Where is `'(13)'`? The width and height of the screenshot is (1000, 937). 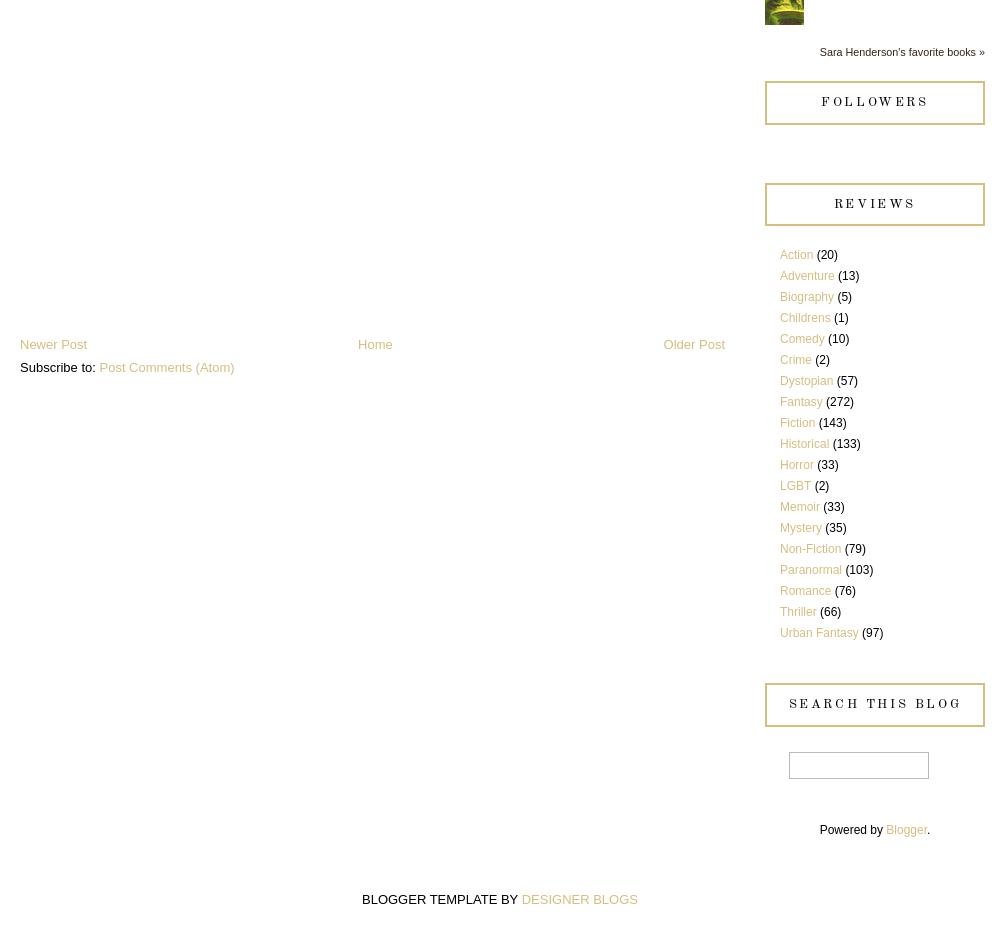
'(13)' is located at coordinates (837, 276).